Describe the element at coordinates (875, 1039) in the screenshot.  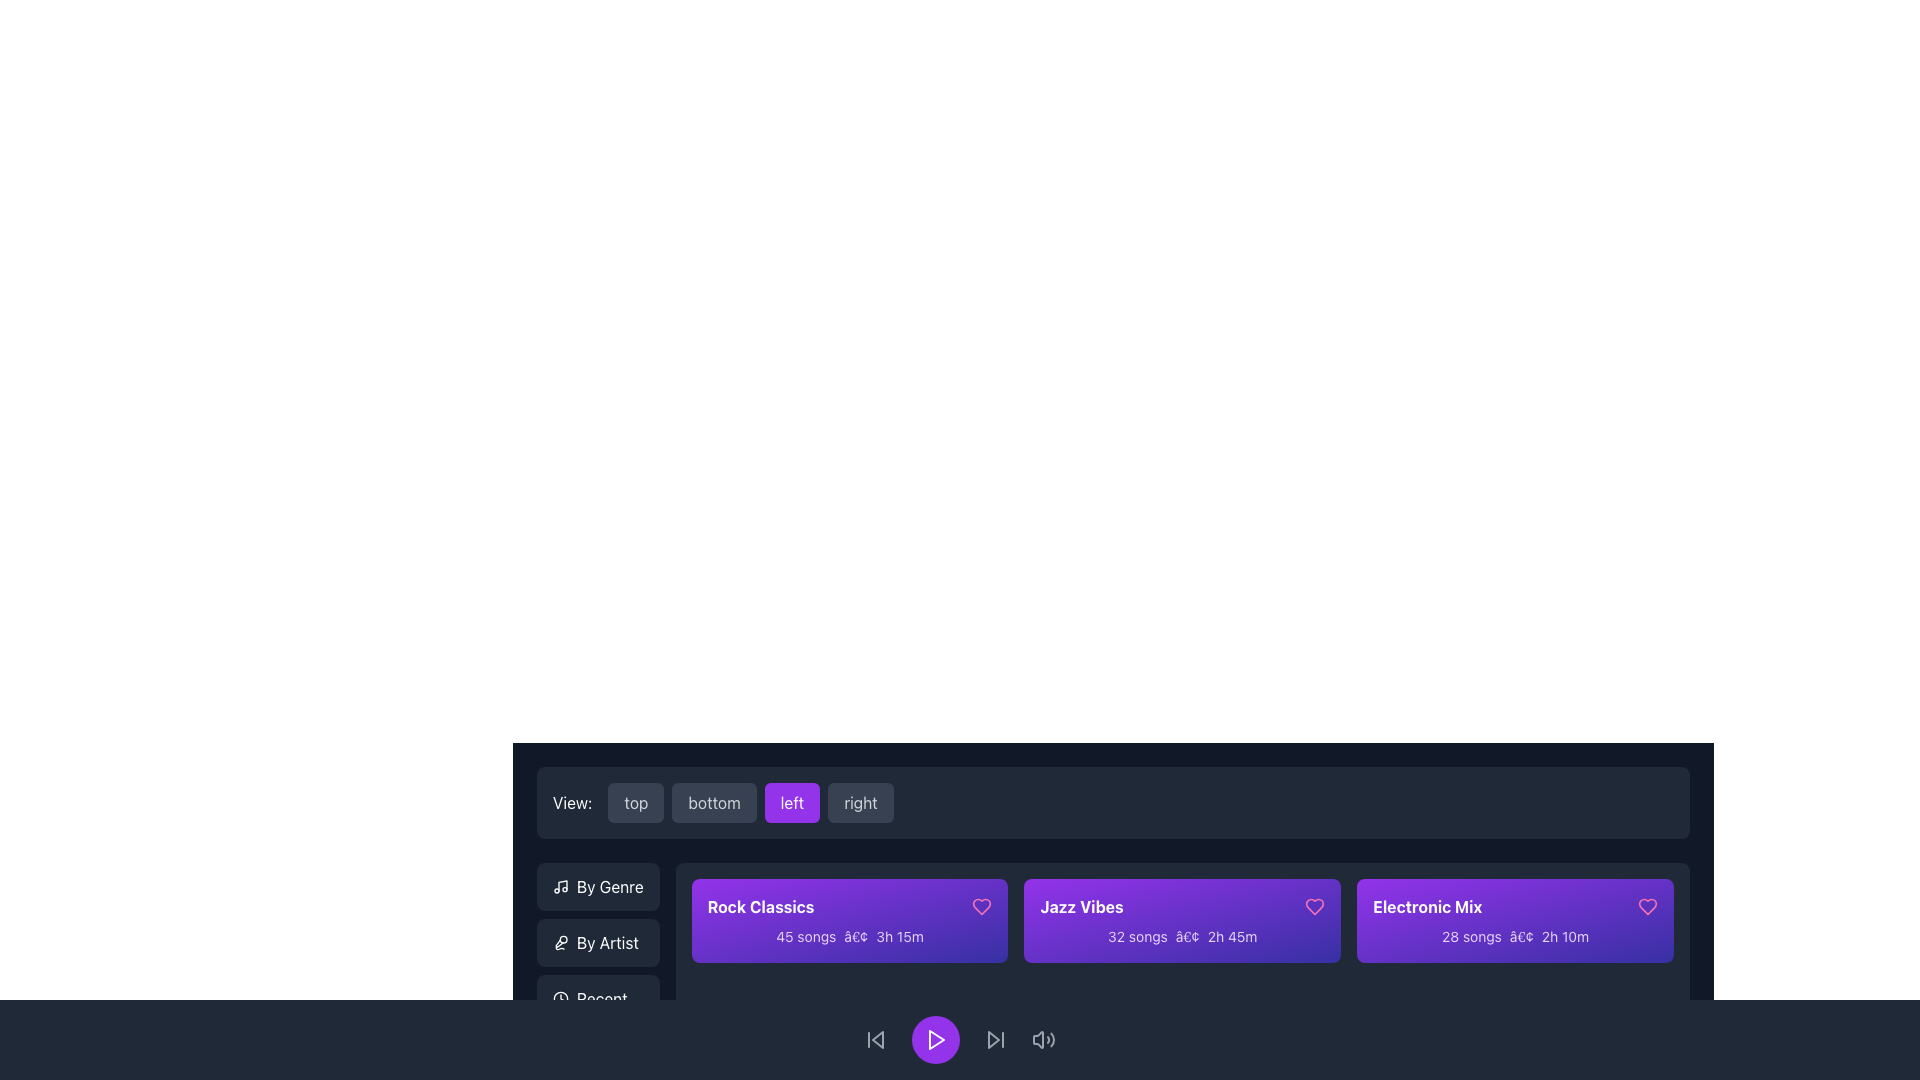
I see `the Icon Button positioned in the bottom control bar, specifically the first control icon to the left of the play button, to skip to the previous track` at that location.